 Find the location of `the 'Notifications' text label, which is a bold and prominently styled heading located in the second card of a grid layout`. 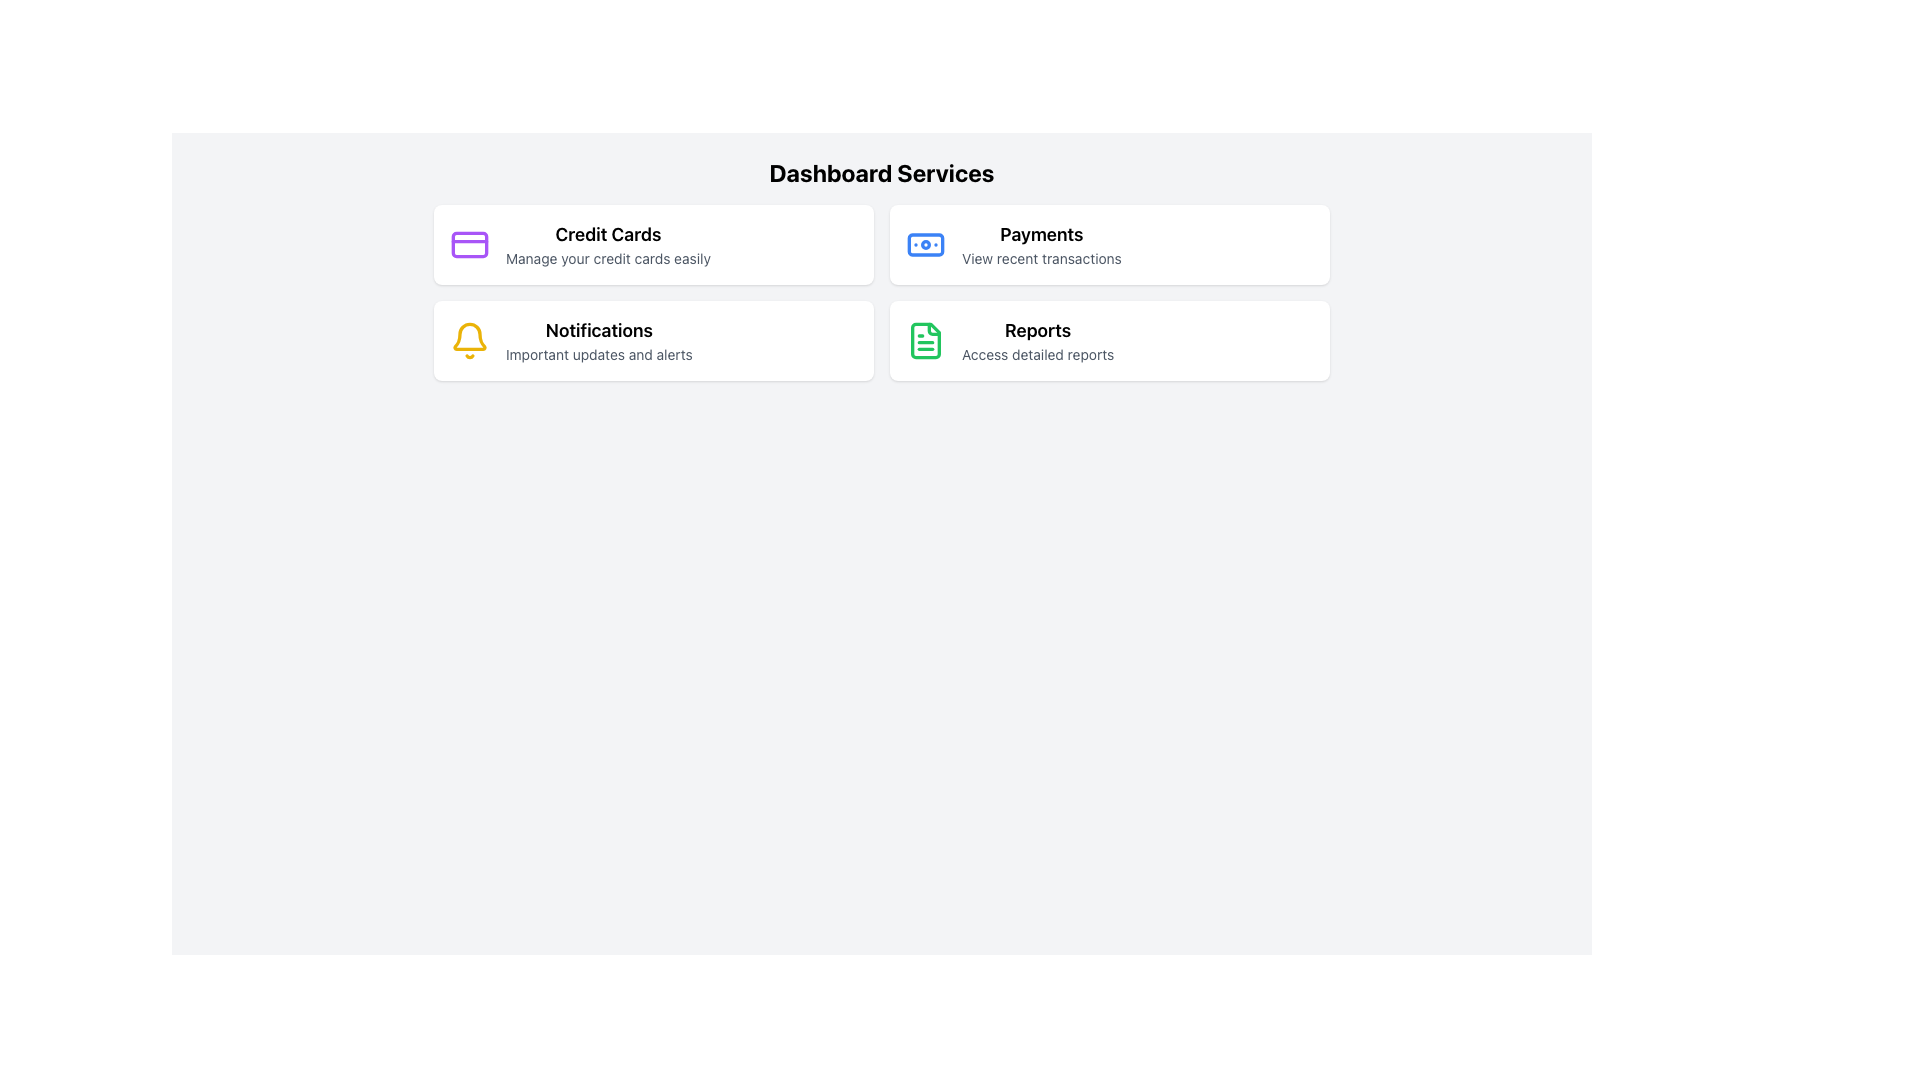

the 'Notifications' text label, which is a bold and prominently styled heading located in the second card of a grid layout is located at coordinates (598, 330).